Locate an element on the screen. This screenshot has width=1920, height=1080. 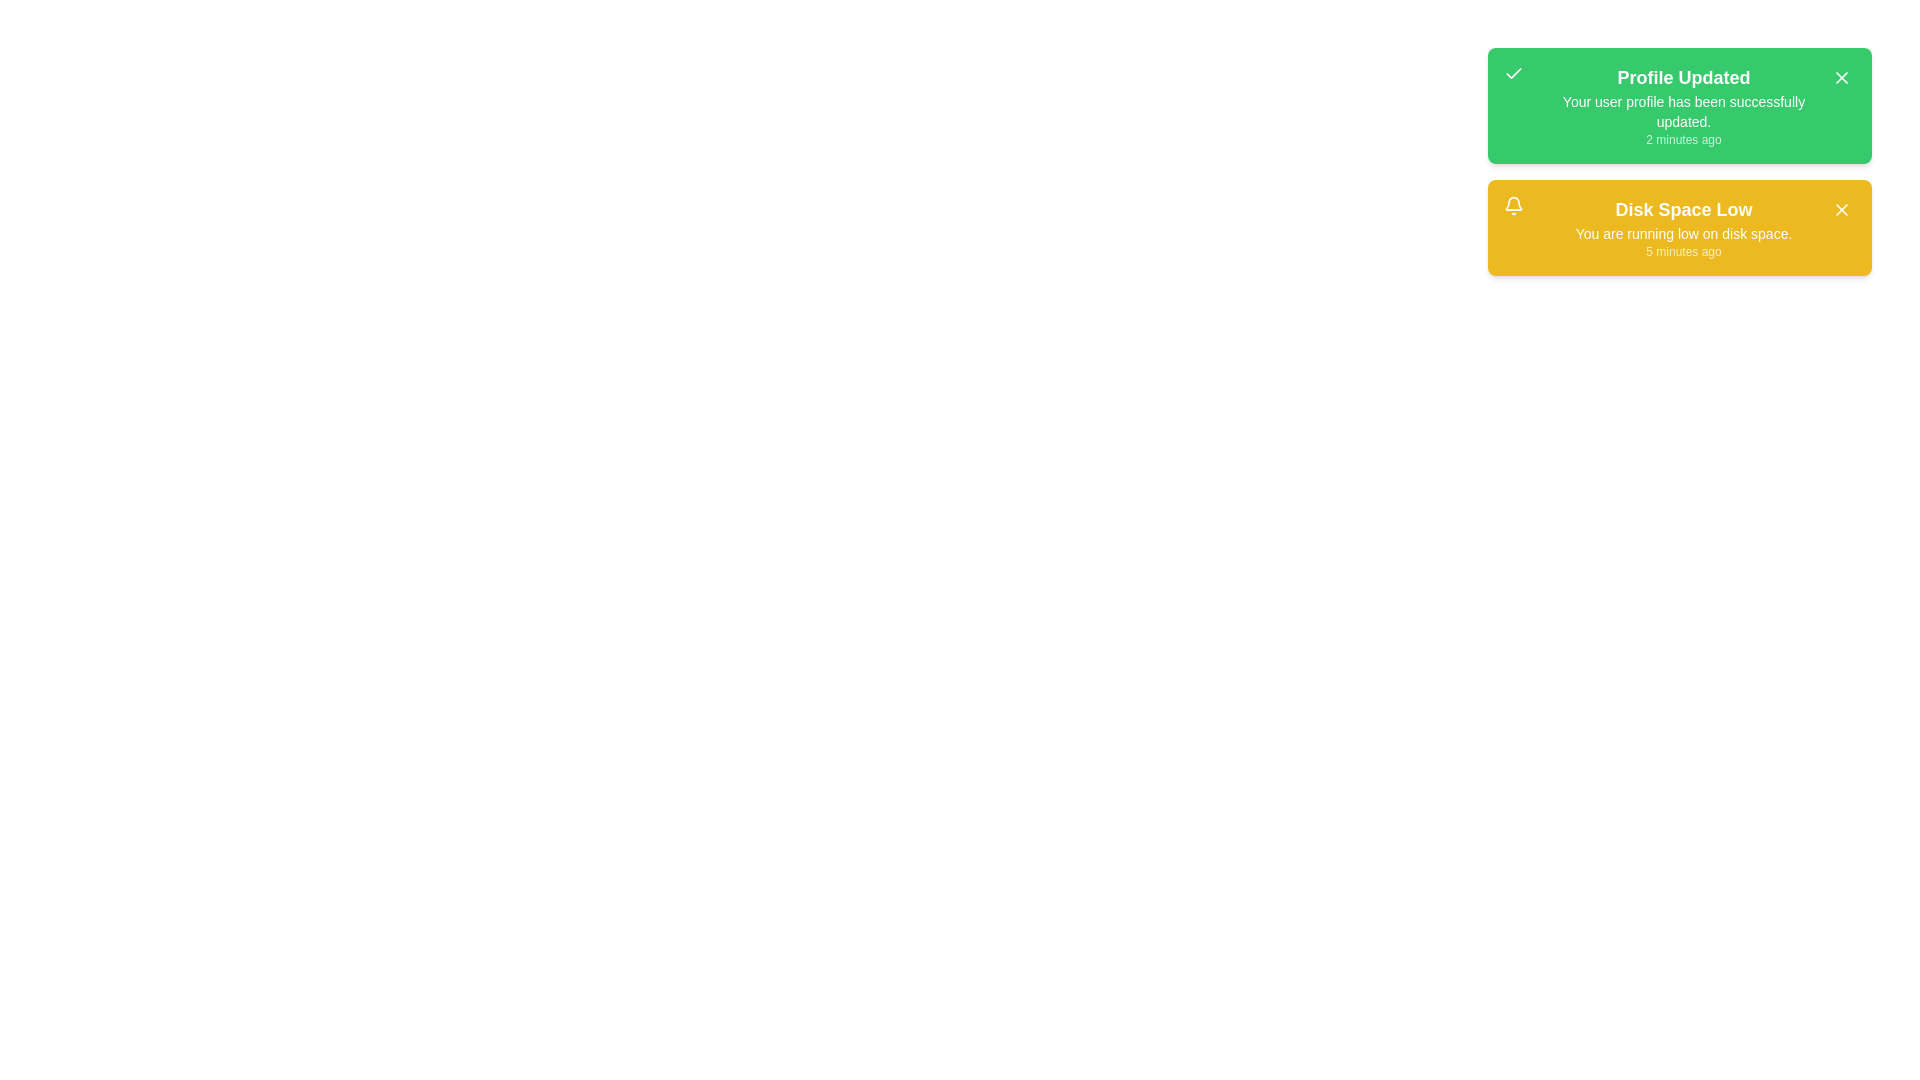
the notification icons by focusing on the icons displayed in the notification panel is located at coordinates (1513, 72).